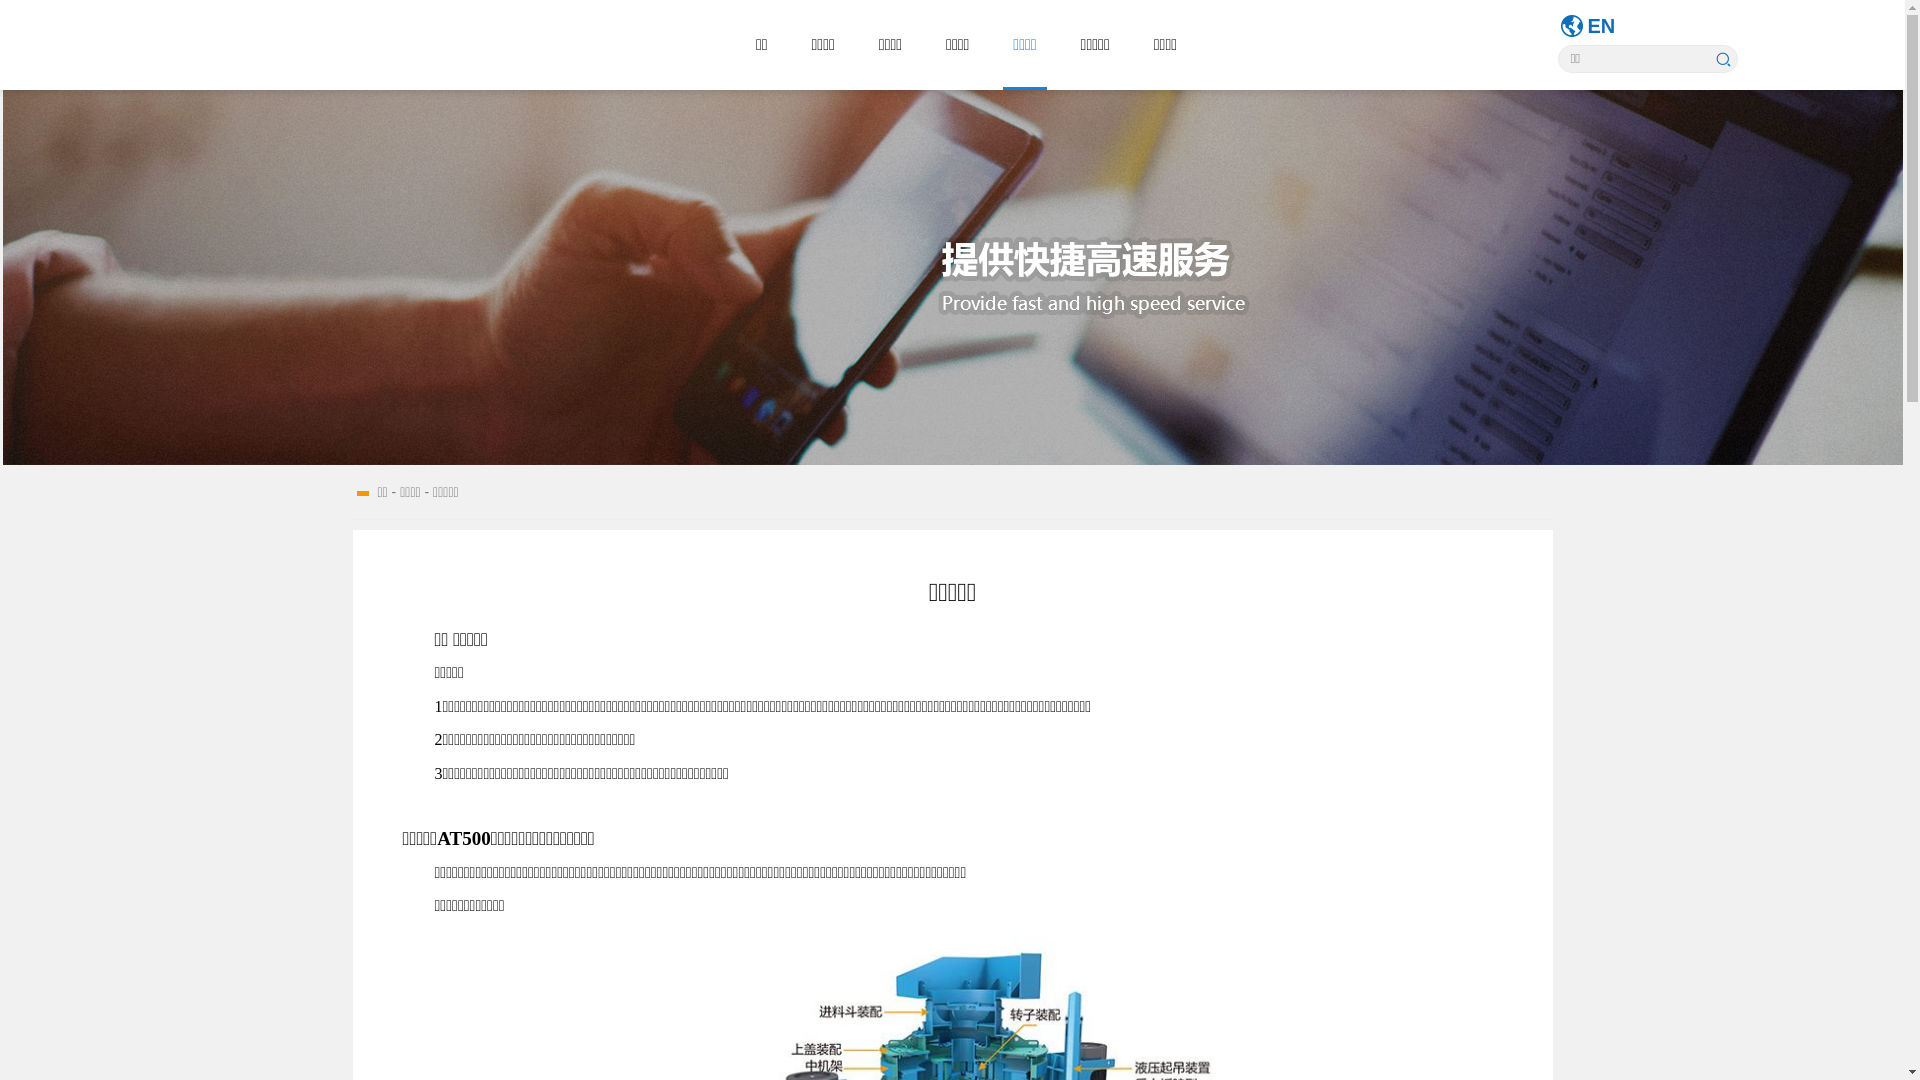 The image size is (1920, 1080). What do you see at coordinates (1602, 26) in the screenshot?
I see `'EN'` at bounding box center [1602, 26].